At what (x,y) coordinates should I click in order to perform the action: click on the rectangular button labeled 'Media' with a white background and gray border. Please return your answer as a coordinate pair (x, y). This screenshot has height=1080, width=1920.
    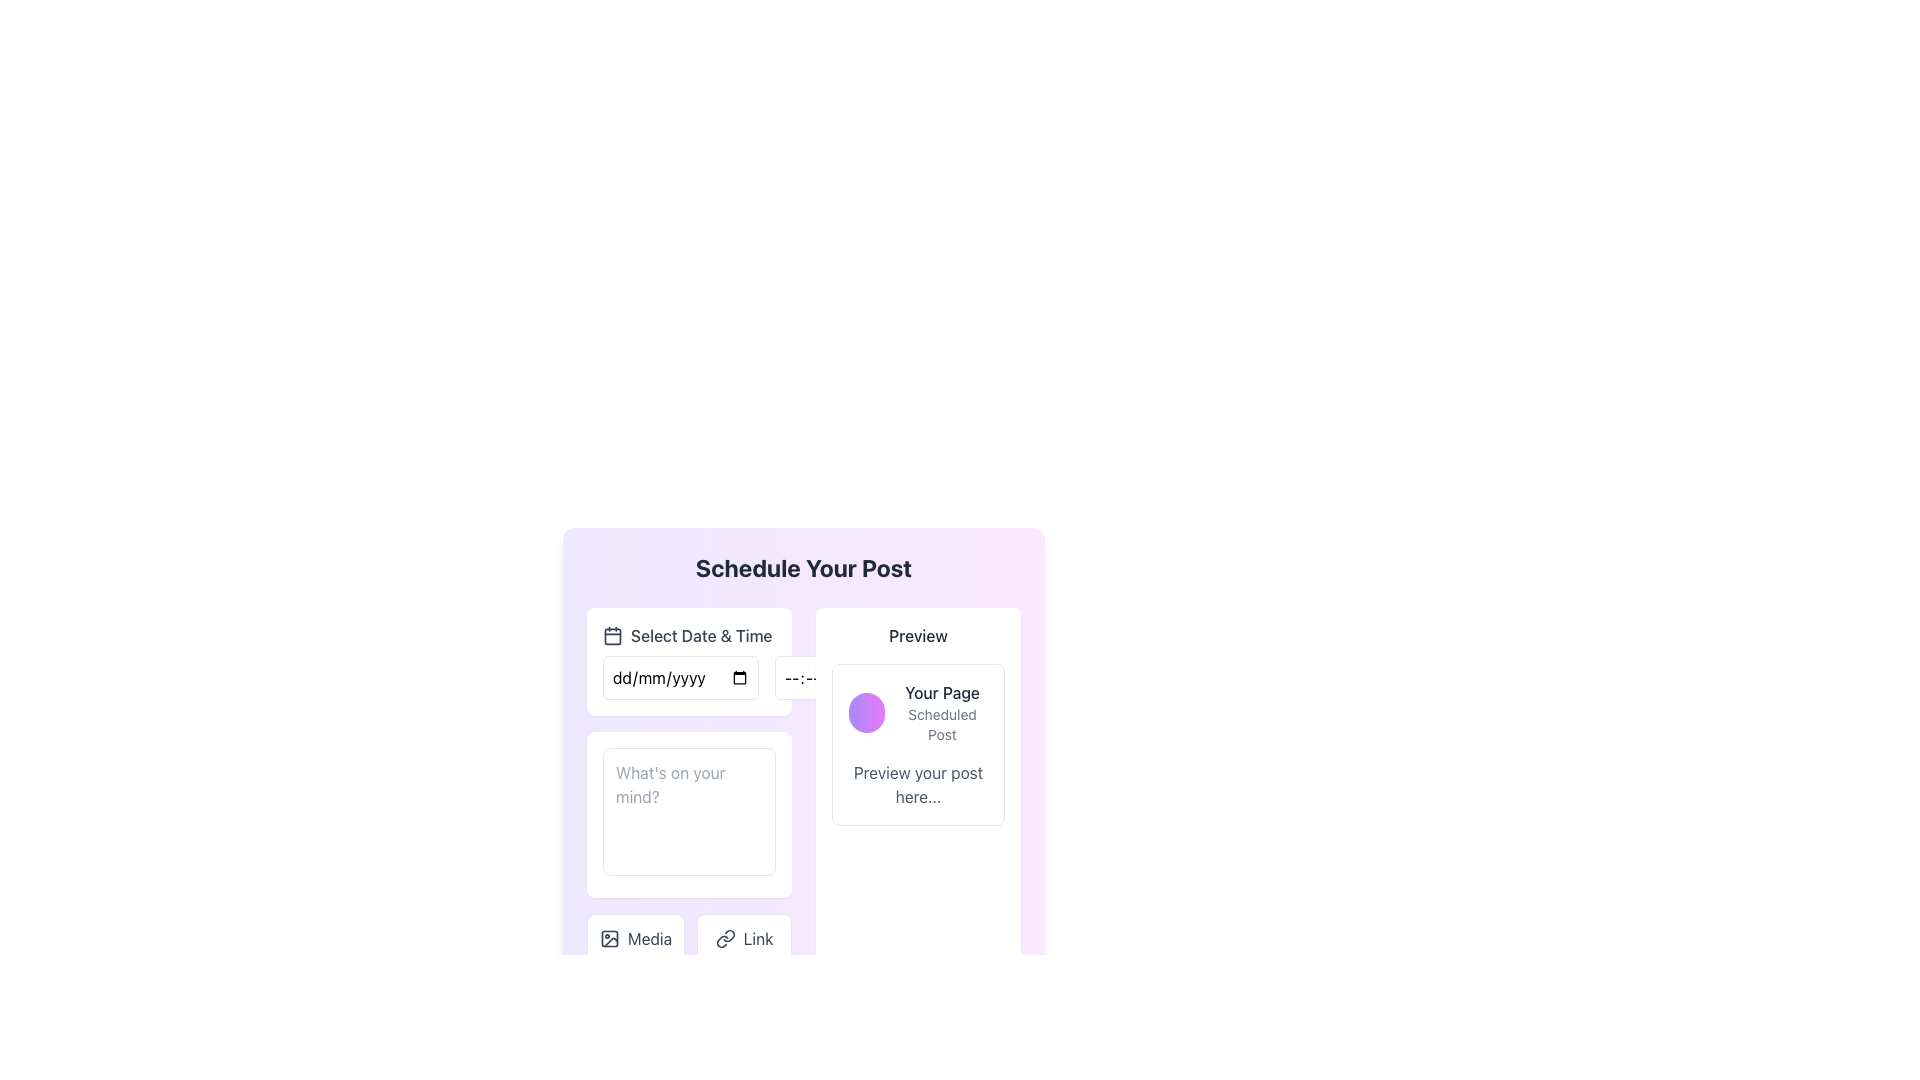
    Looking at the image, I should click on (635, 938).